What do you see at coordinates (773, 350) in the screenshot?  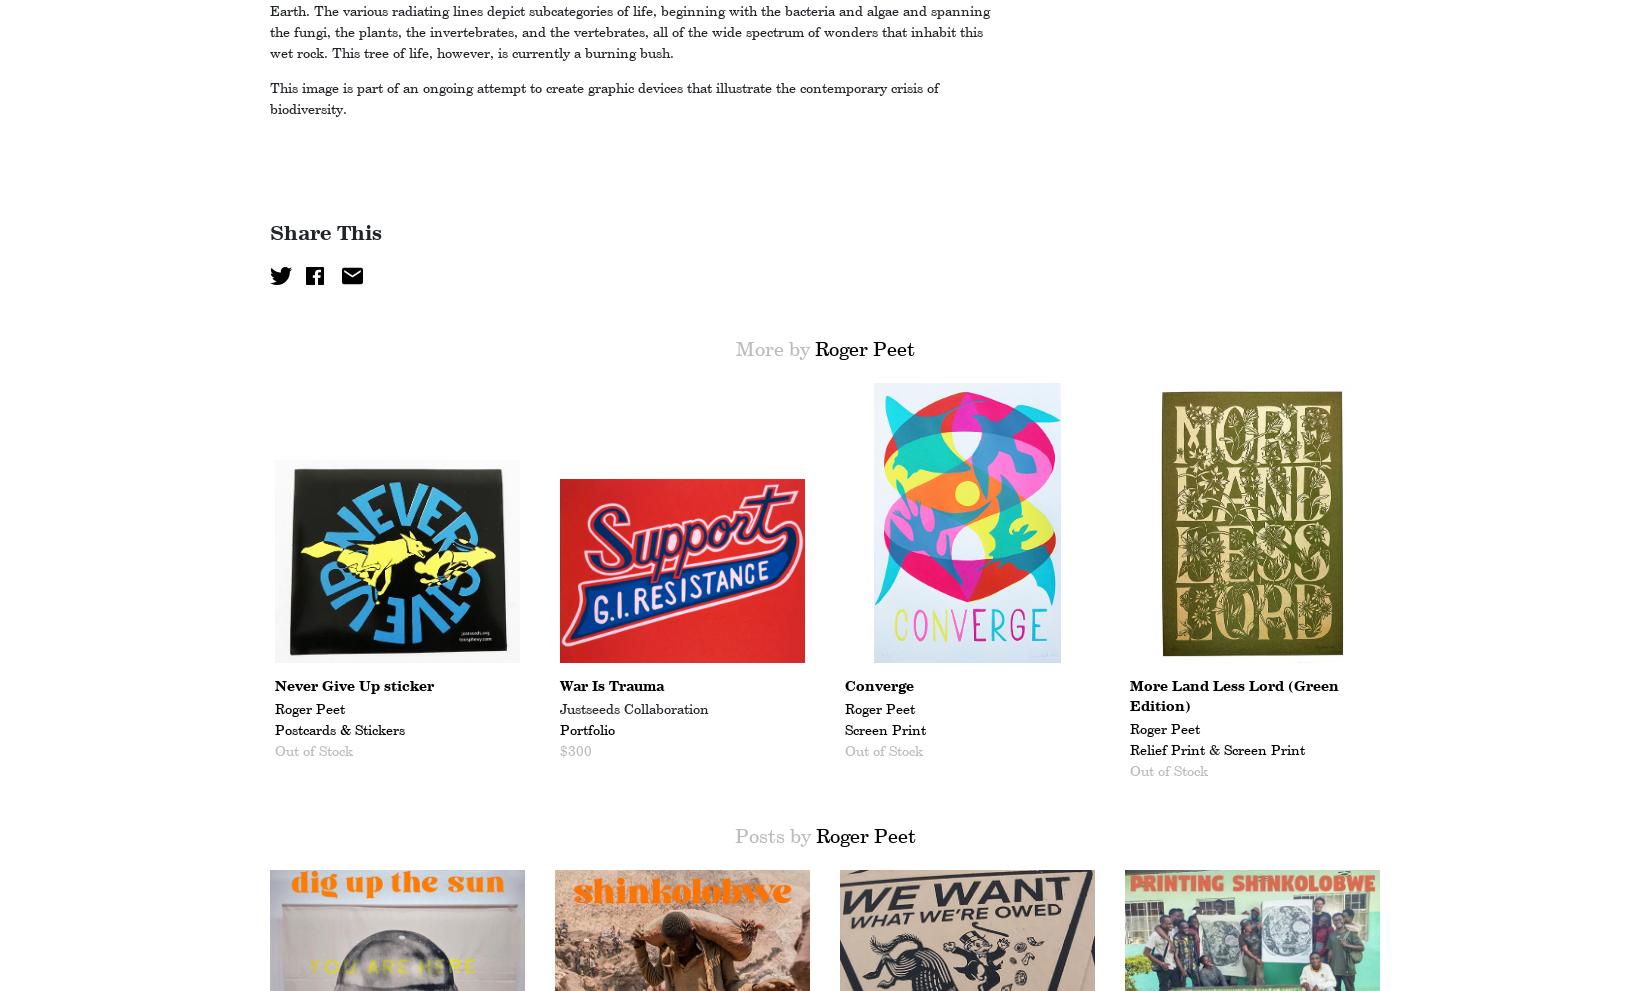 I see `'More by'` at bounding box center [773, 350].